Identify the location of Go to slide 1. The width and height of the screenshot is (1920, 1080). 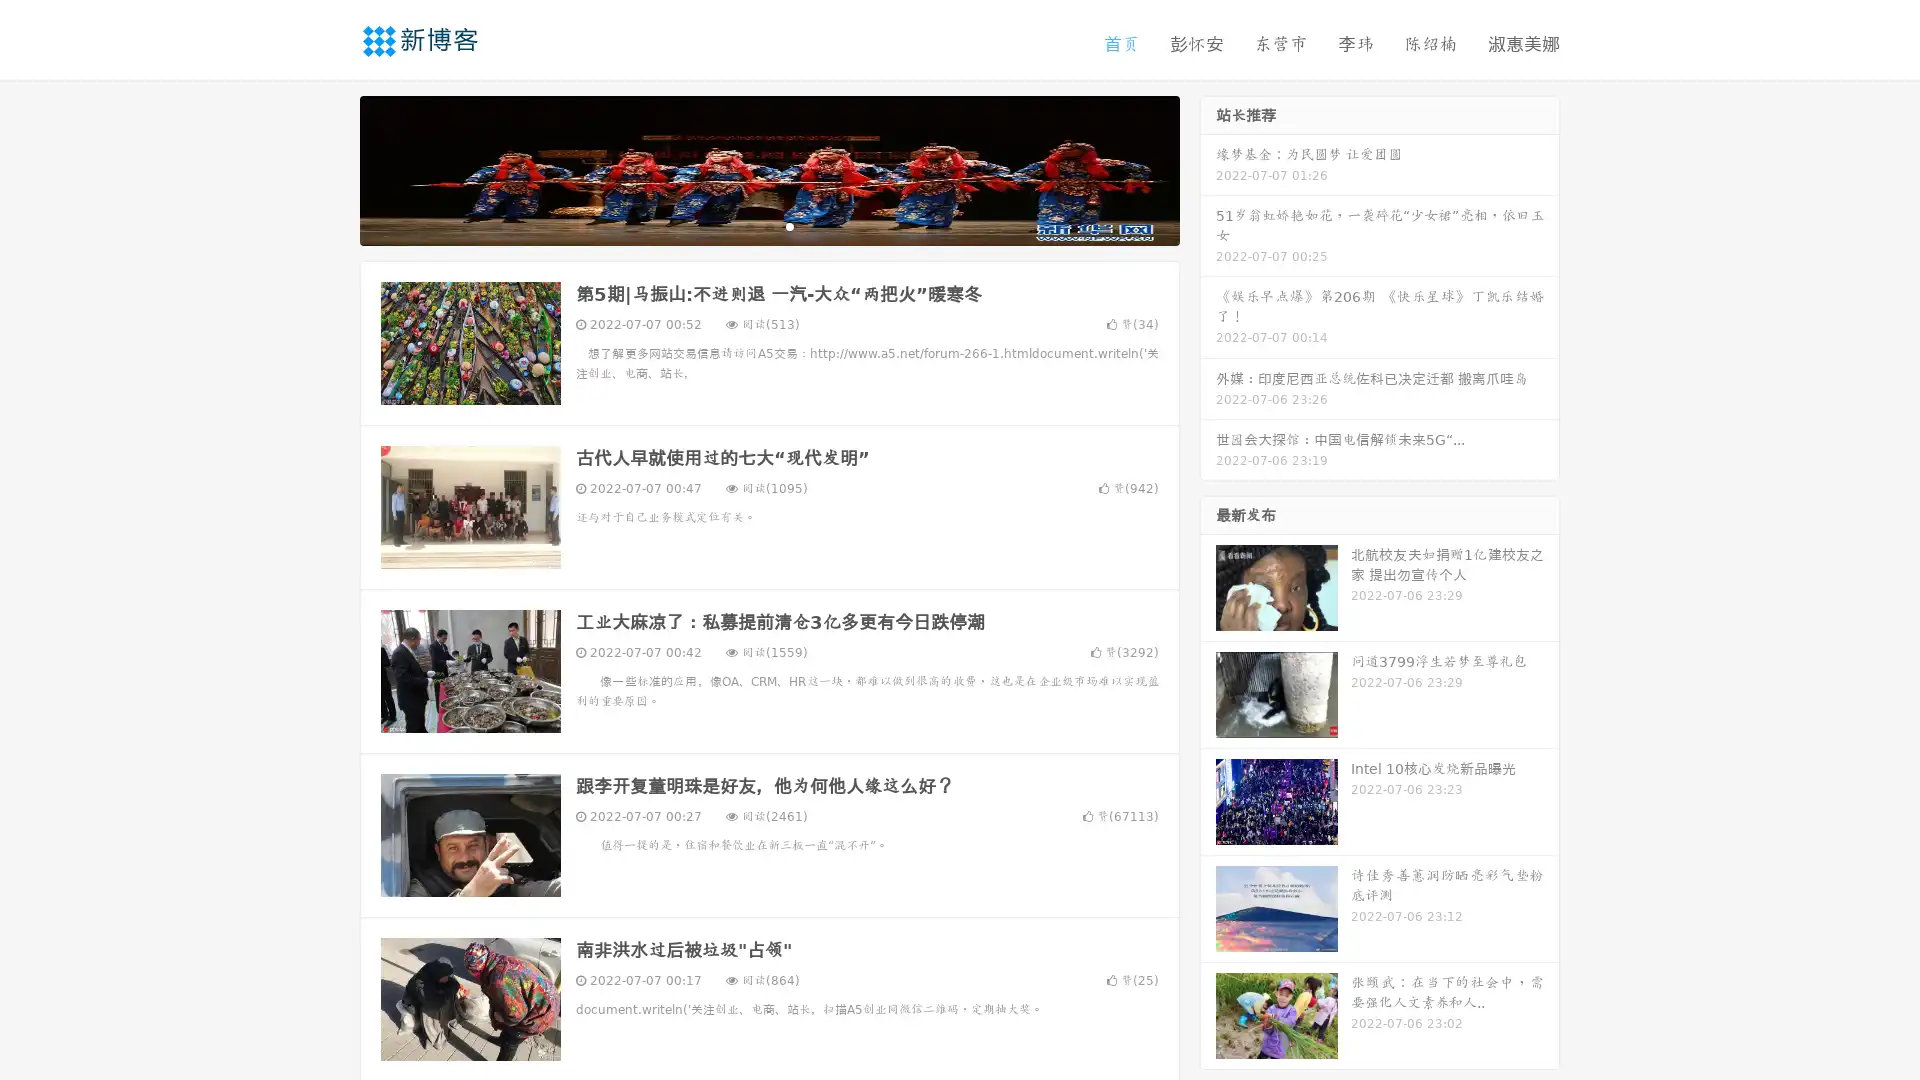
(748, 225).